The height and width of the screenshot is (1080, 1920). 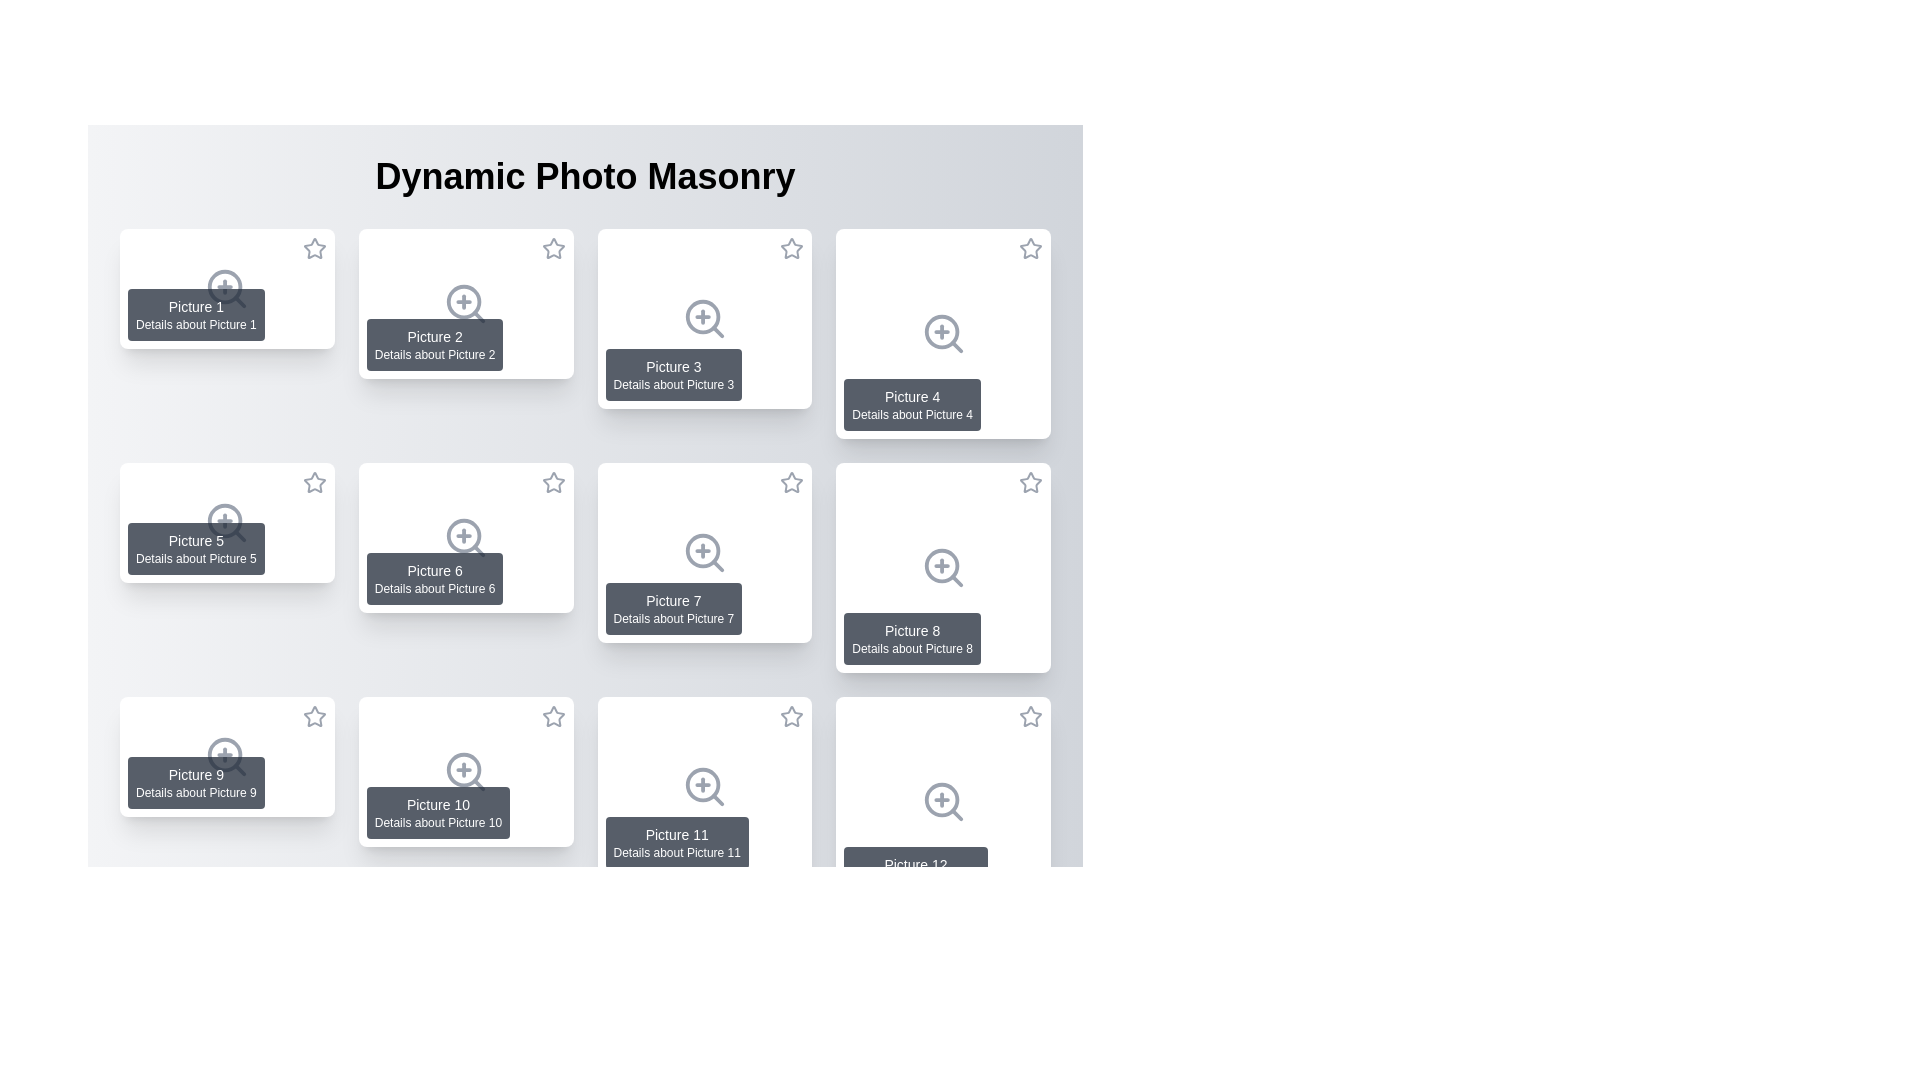 What do you see at coordinates (313, 486) in the screenshot?
I see `the star icon button located in the top-right corner of the card displaying details about 'Picture 5' to mark or unmark it as favorite` at bounding box center [313, 486].